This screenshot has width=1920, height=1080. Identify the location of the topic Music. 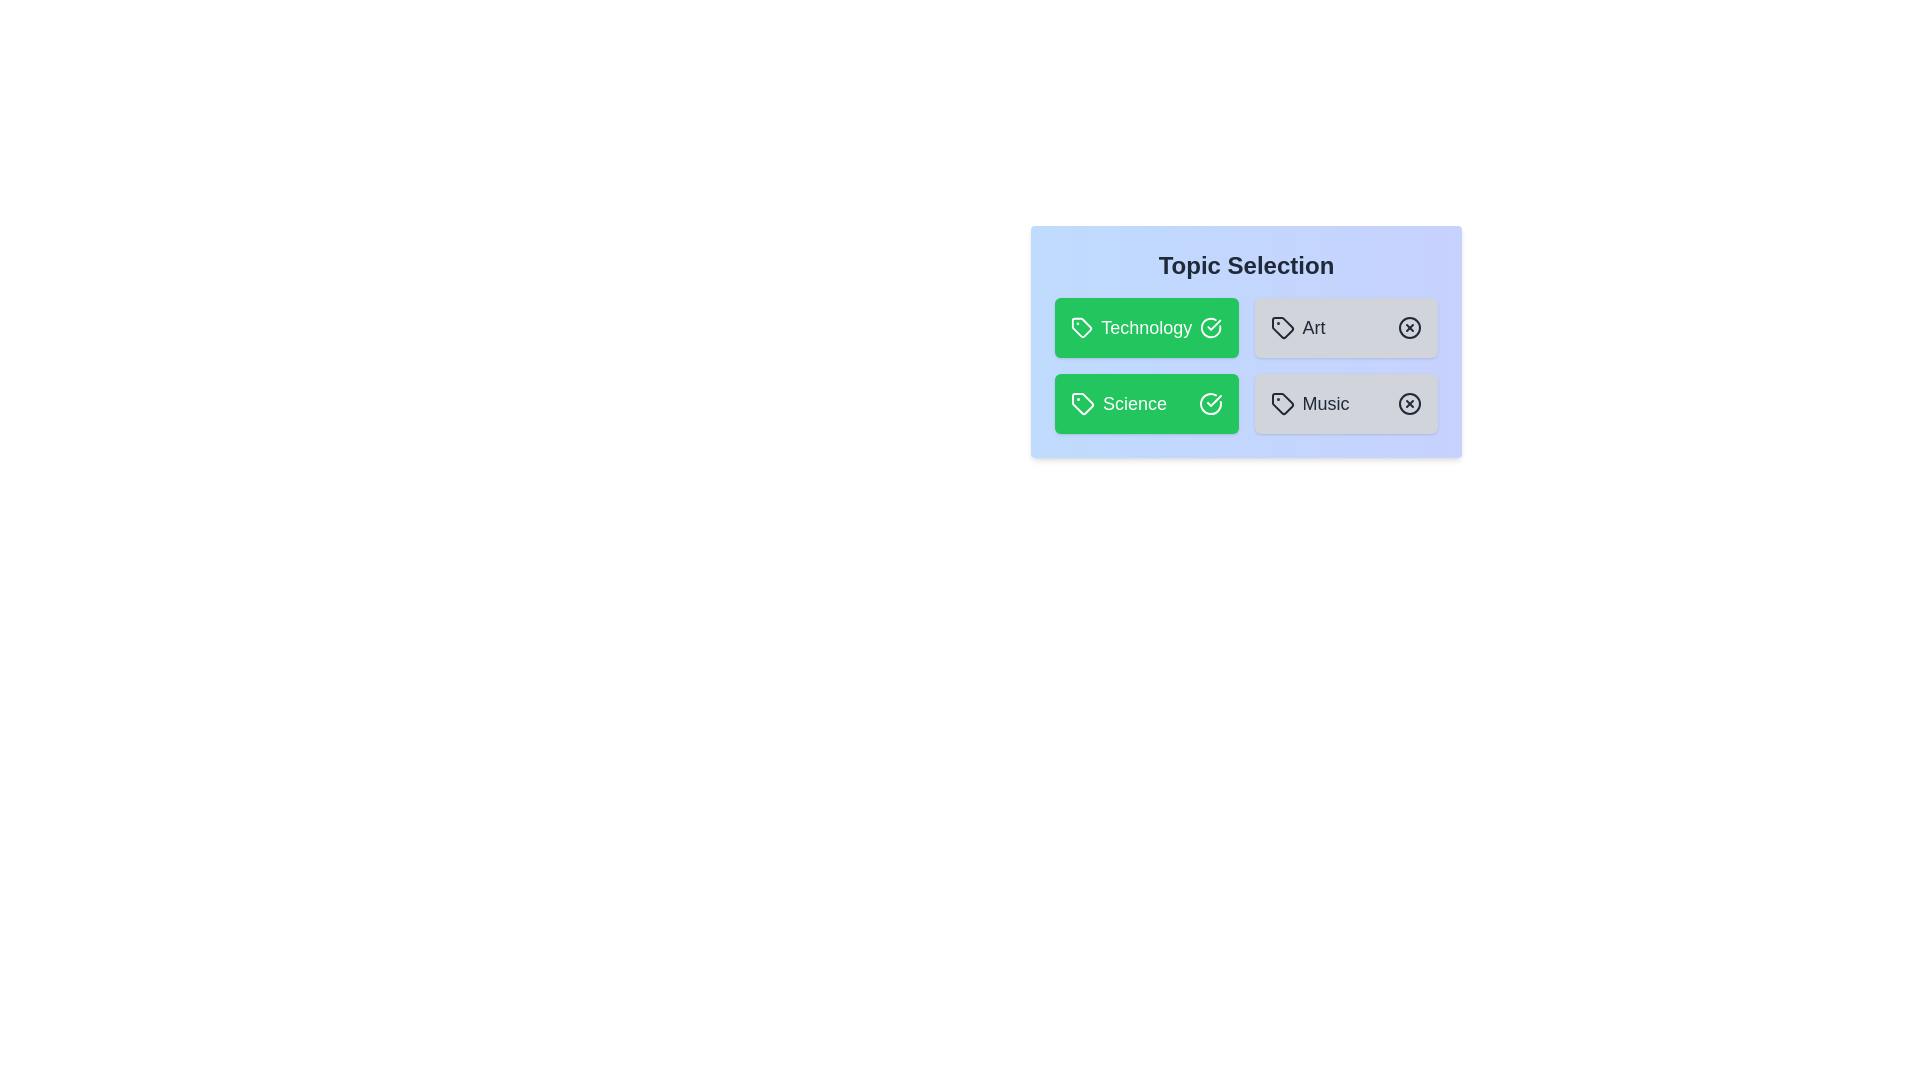
(1346, 404).